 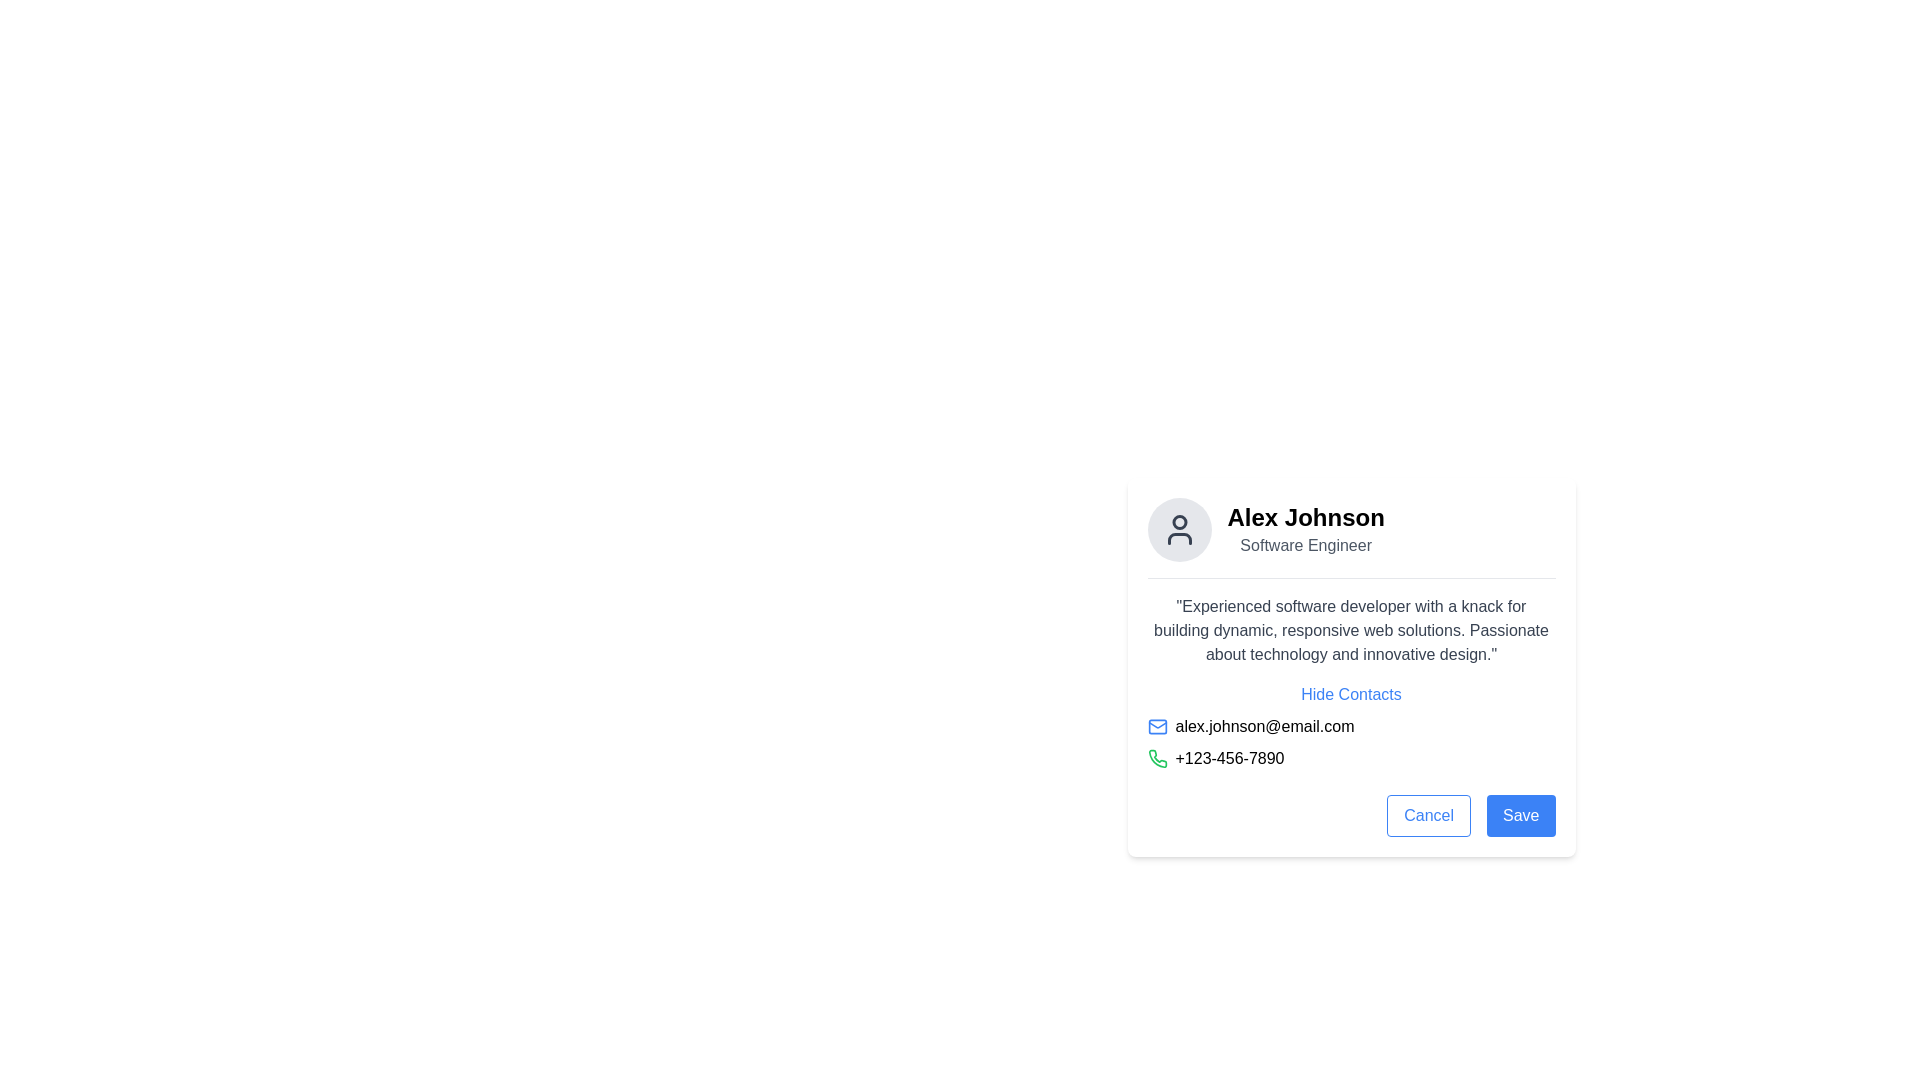 What do you see at coordinates (1157, 758) in the screenshot?
I see `the phone contact icon located to the left of the phone number '+123-456-7890' in the lower section of the contact card interface` at bounding box center [1157, 758].